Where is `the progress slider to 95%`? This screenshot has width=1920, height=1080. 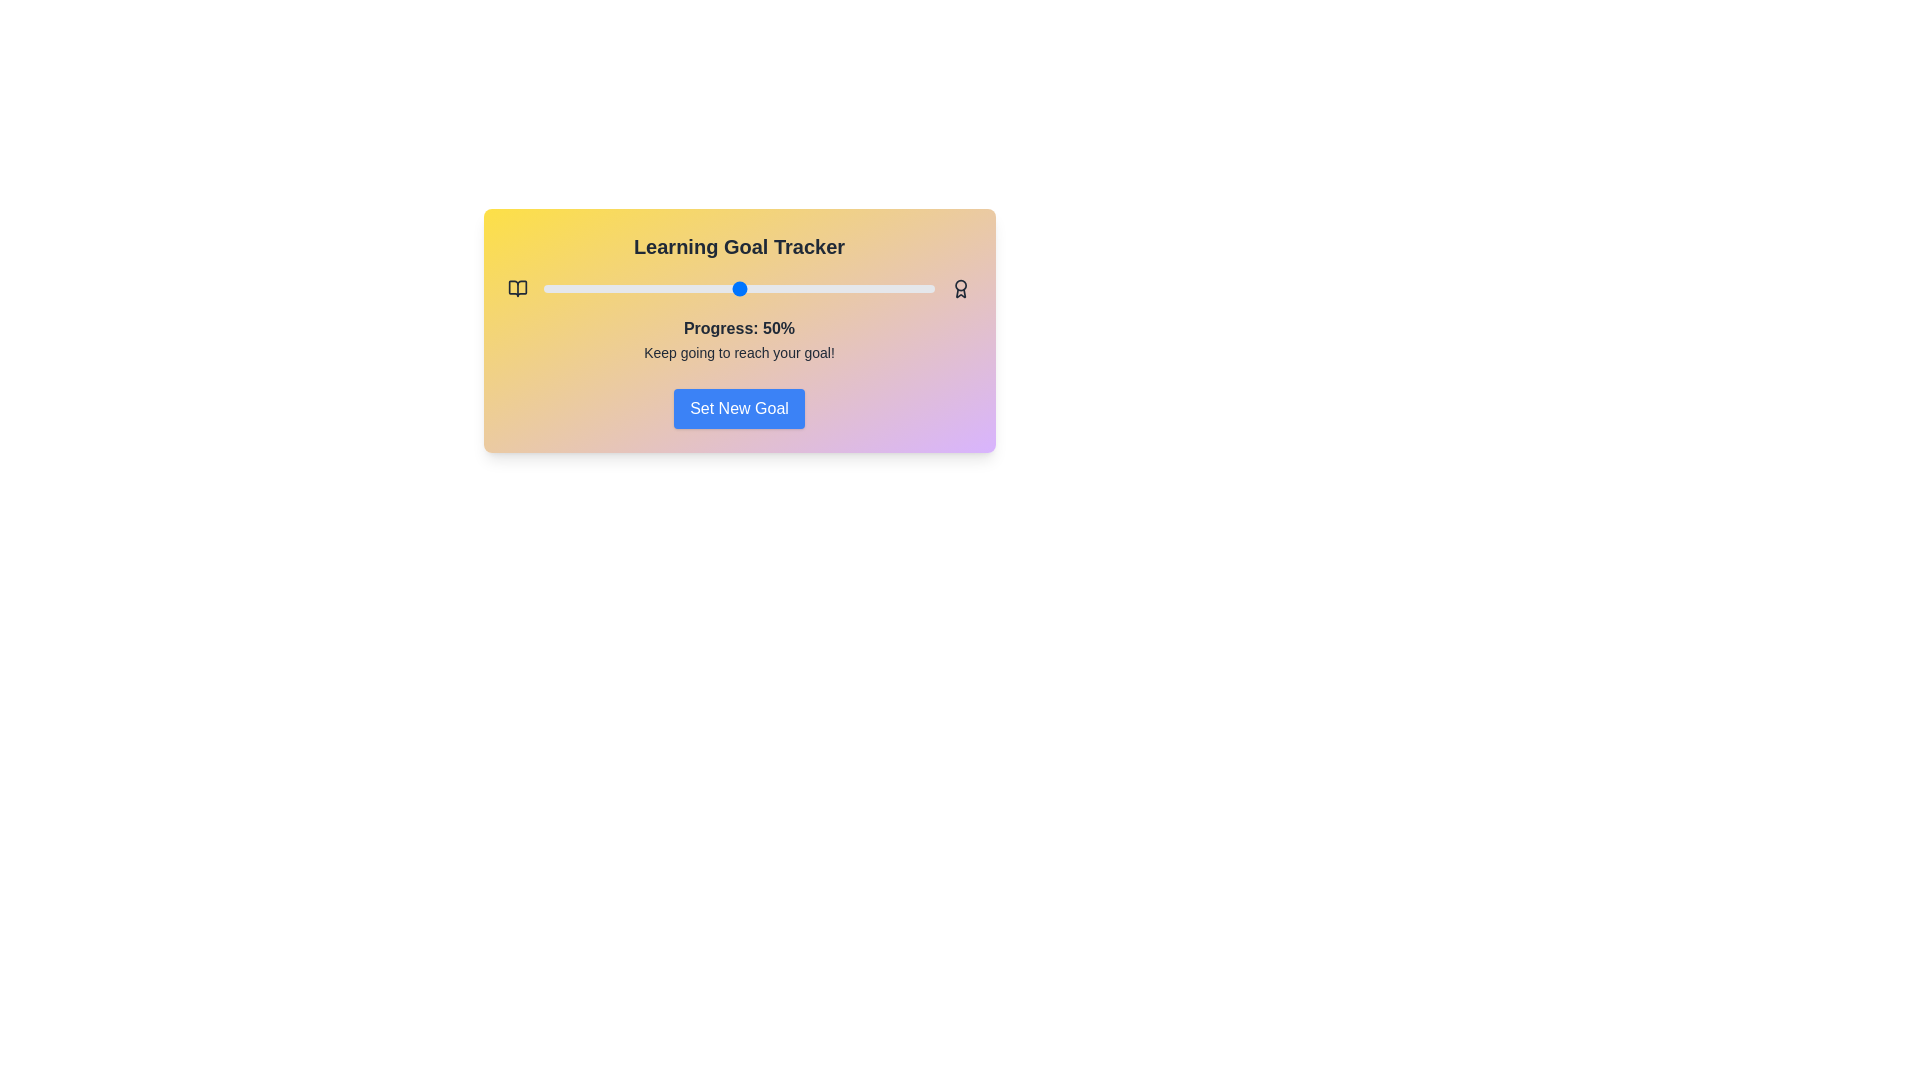 the progress slider to 95% is located at coordinates (914, 289).